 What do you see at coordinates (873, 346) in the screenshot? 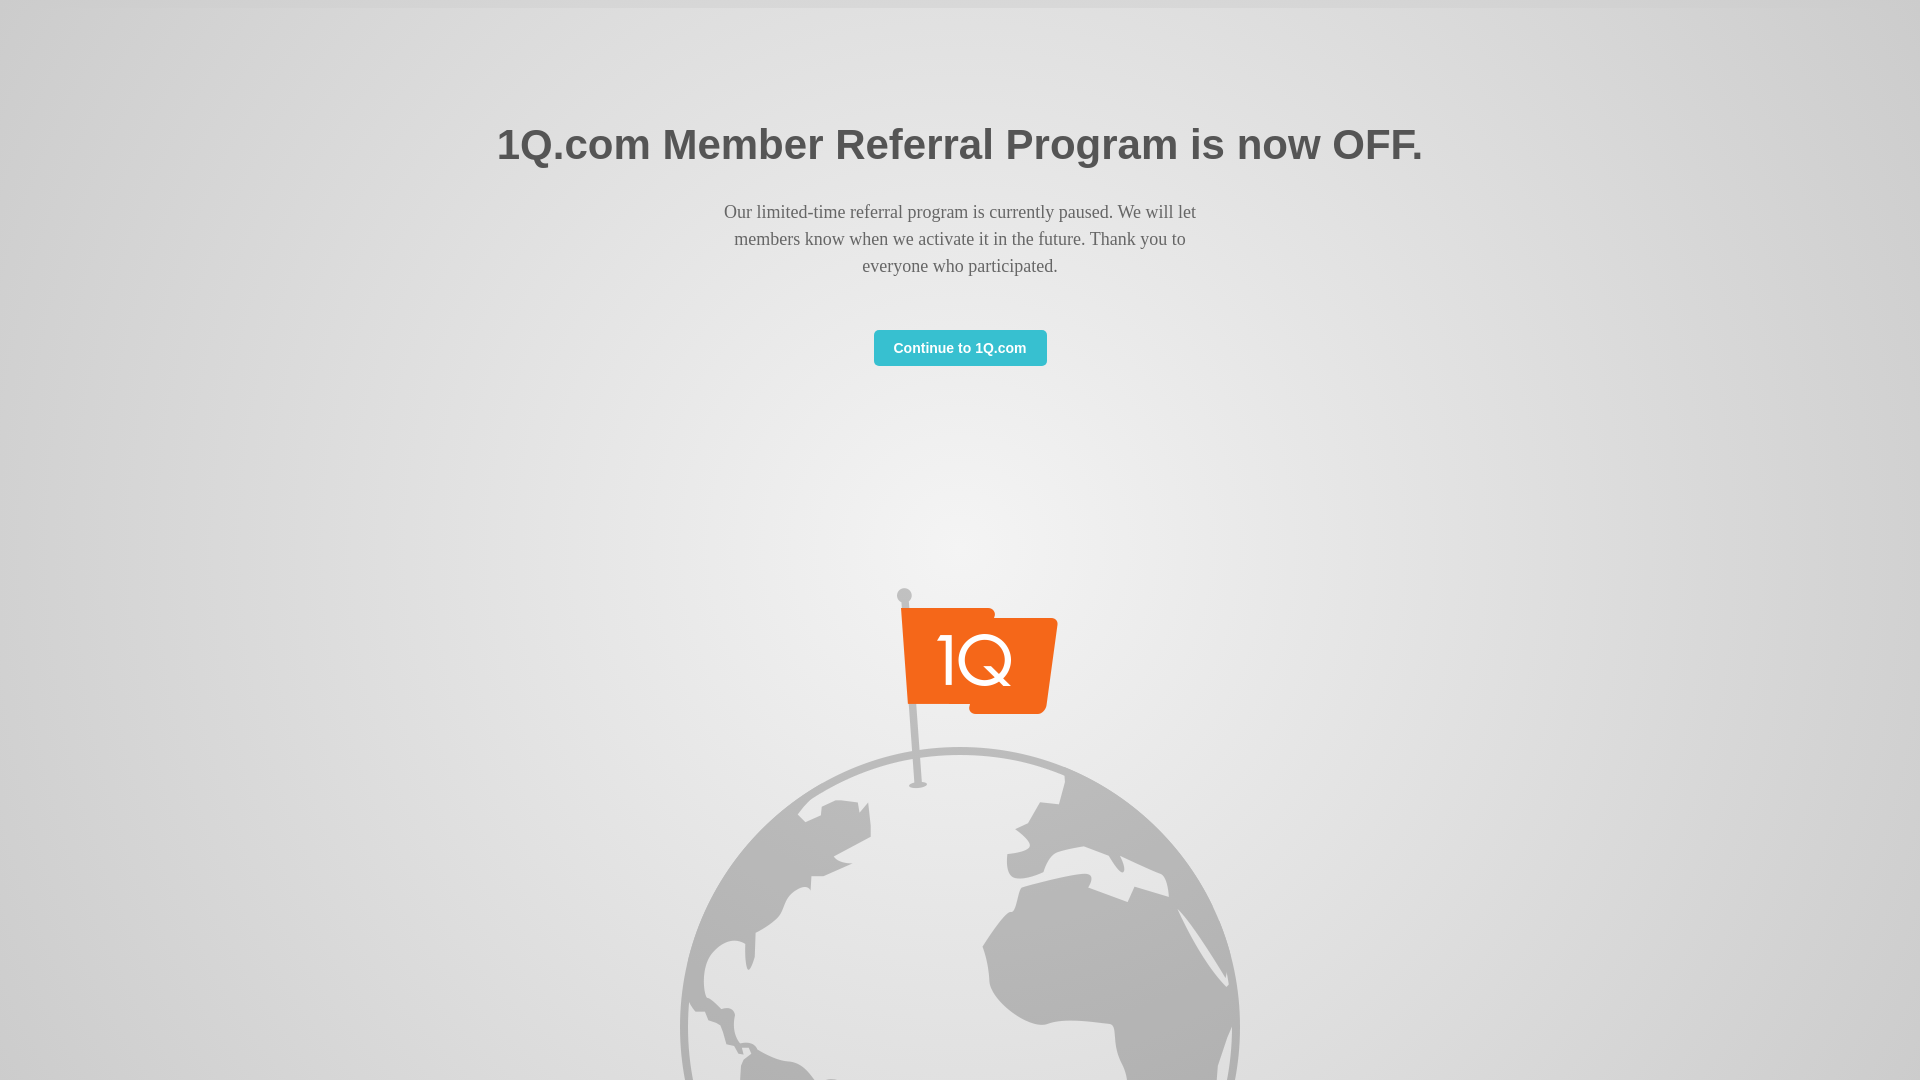
I see `'Continue to 1Q.com'` at bounding box center [873, 346].